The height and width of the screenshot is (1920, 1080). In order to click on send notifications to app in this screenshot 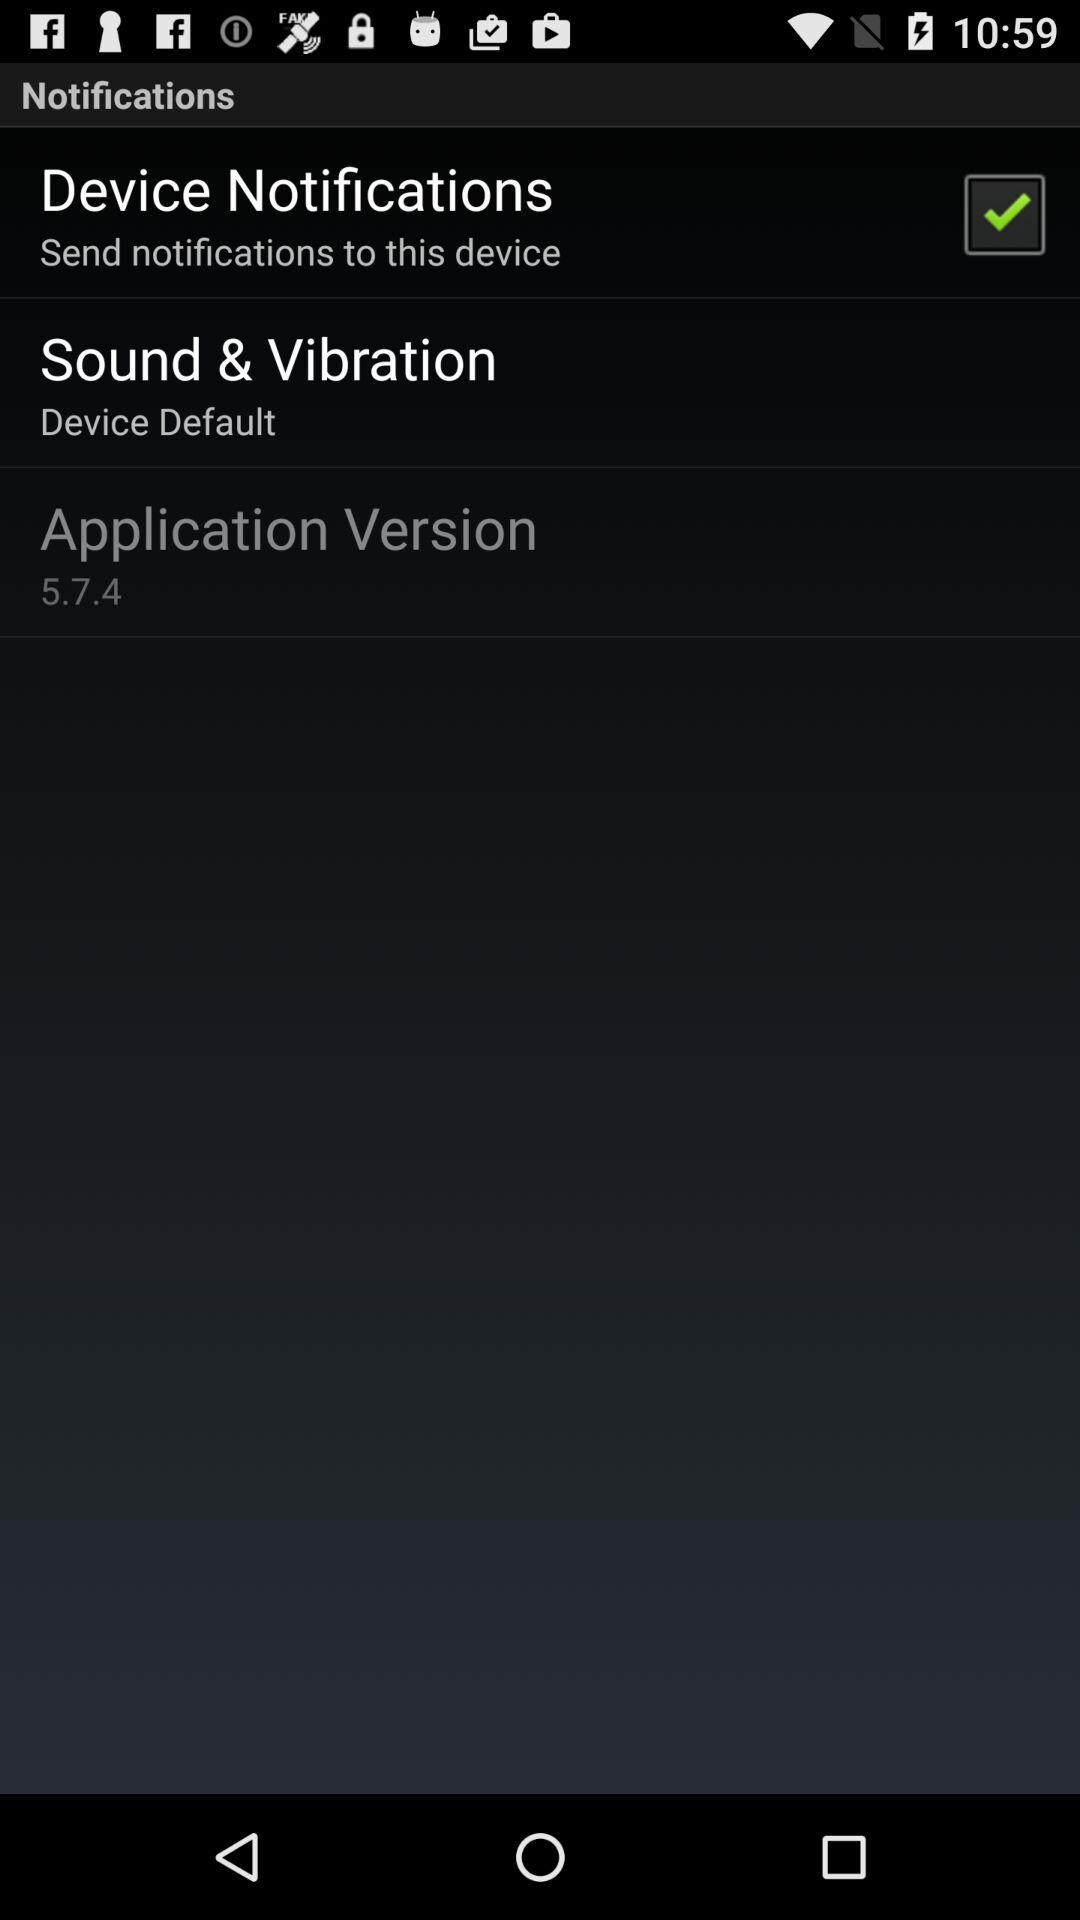, I will do `click(300, 250)`.